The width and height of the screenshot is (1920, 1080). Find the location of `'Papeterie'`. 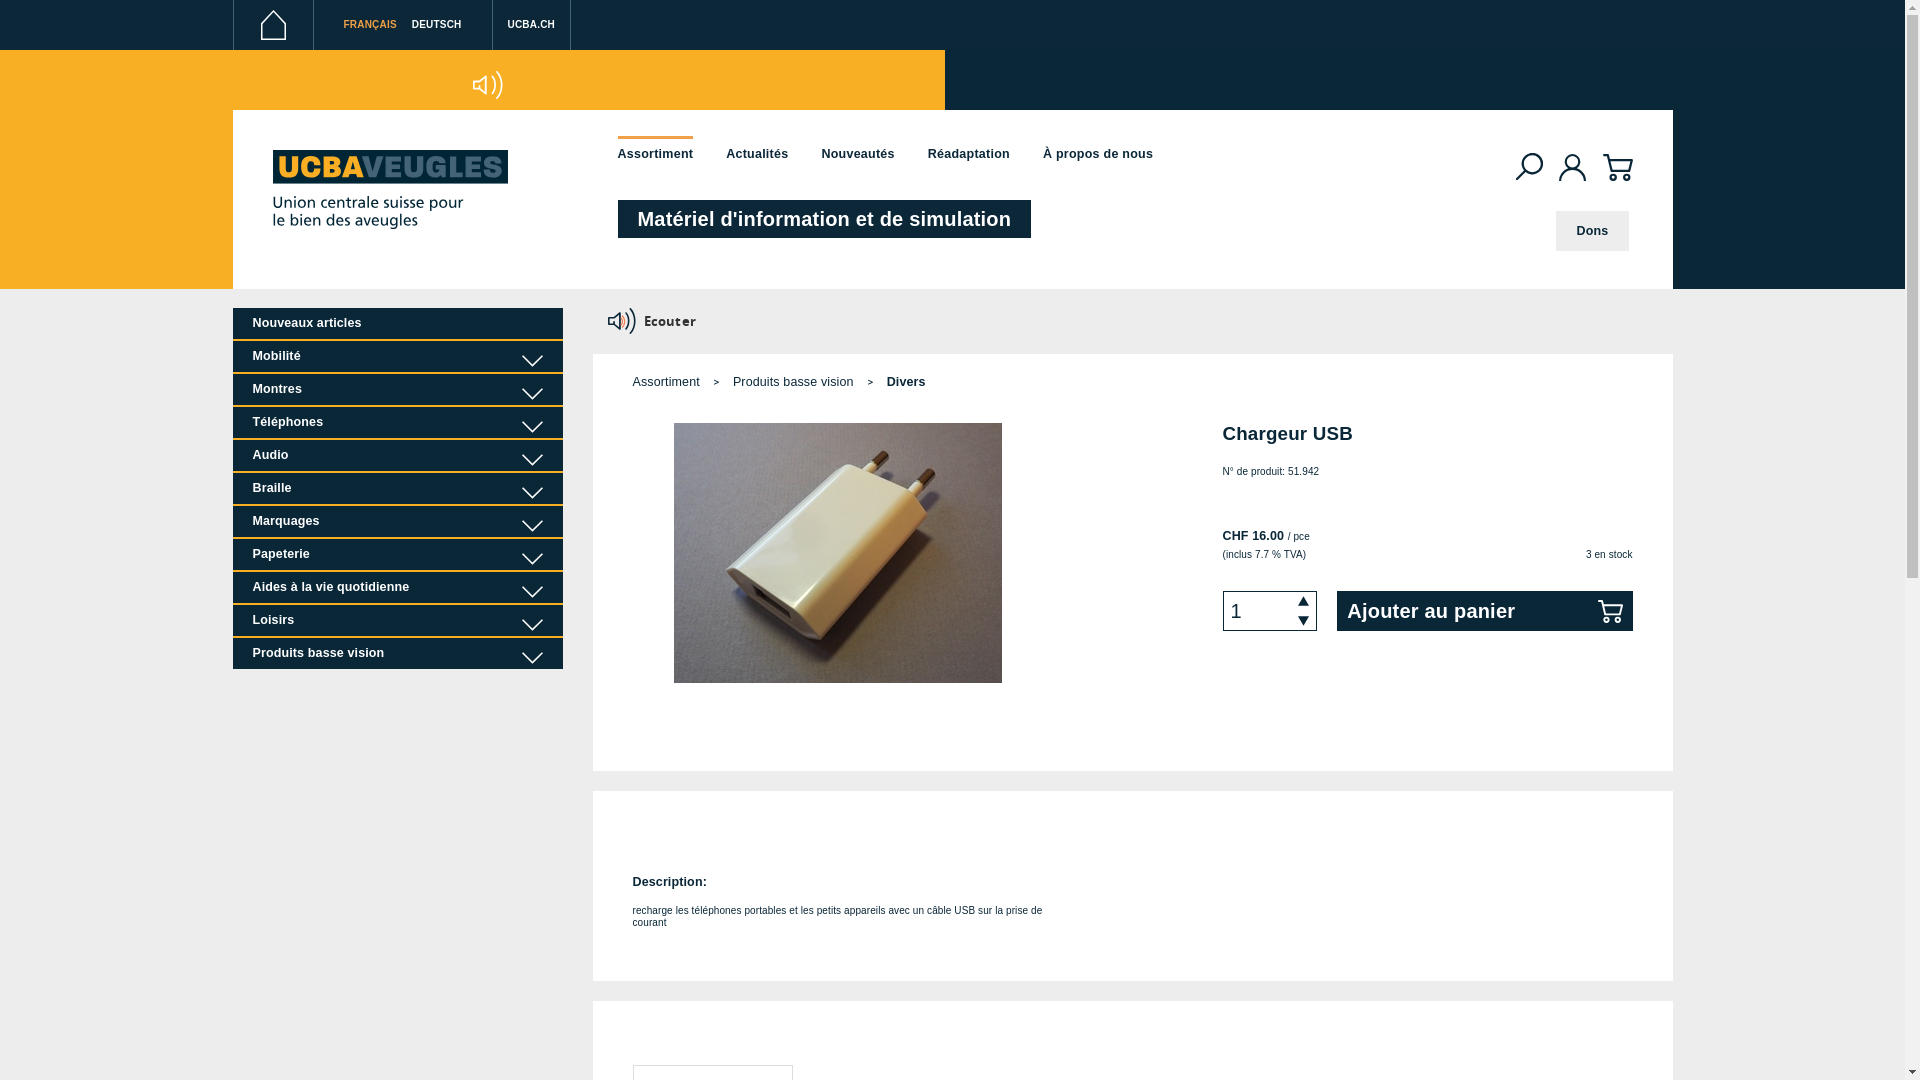

'Papeterie' is located at coordinates (397, 554).